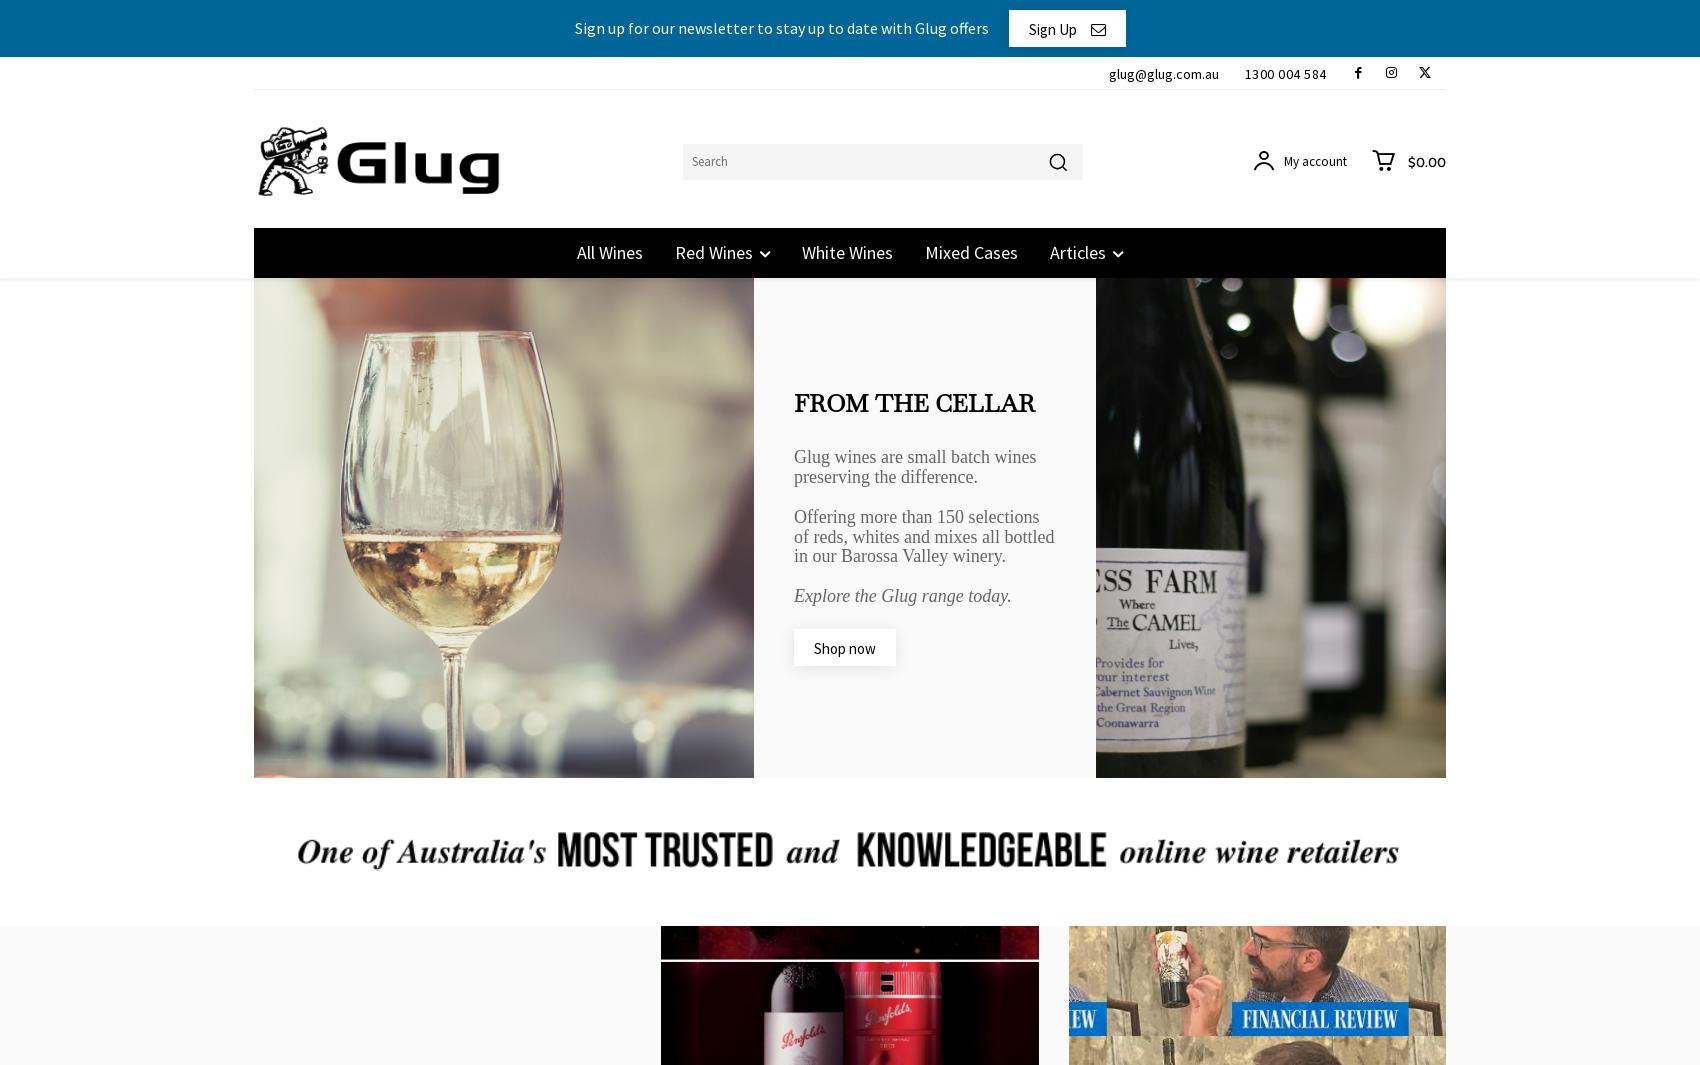  What do you see at coordinates (1077, 250) in the screenshot?
I see `'Articles'` at bounding box center [1077, 250].